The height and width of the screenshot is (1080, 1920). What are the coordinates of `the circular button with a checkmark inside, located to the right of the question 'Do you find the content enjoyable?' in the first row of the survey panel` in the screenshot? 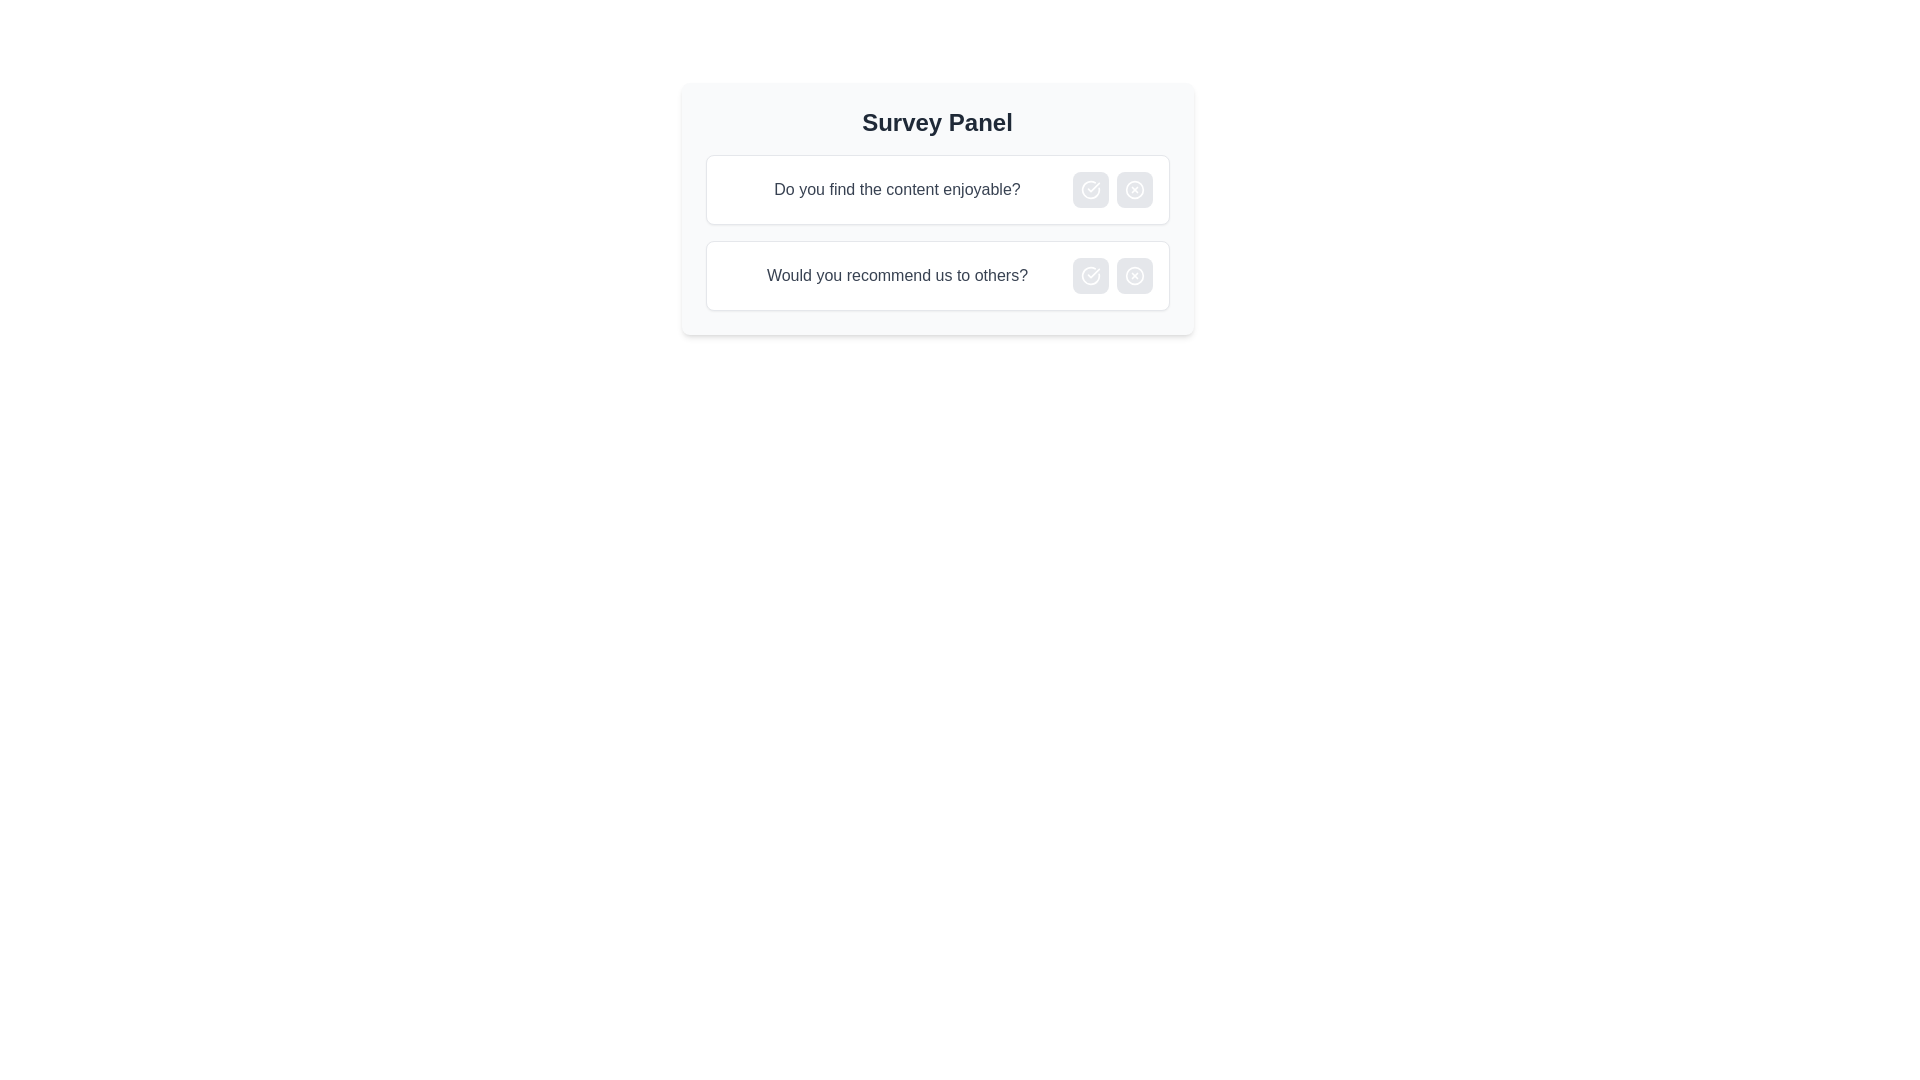 It's located at (1089, 189).